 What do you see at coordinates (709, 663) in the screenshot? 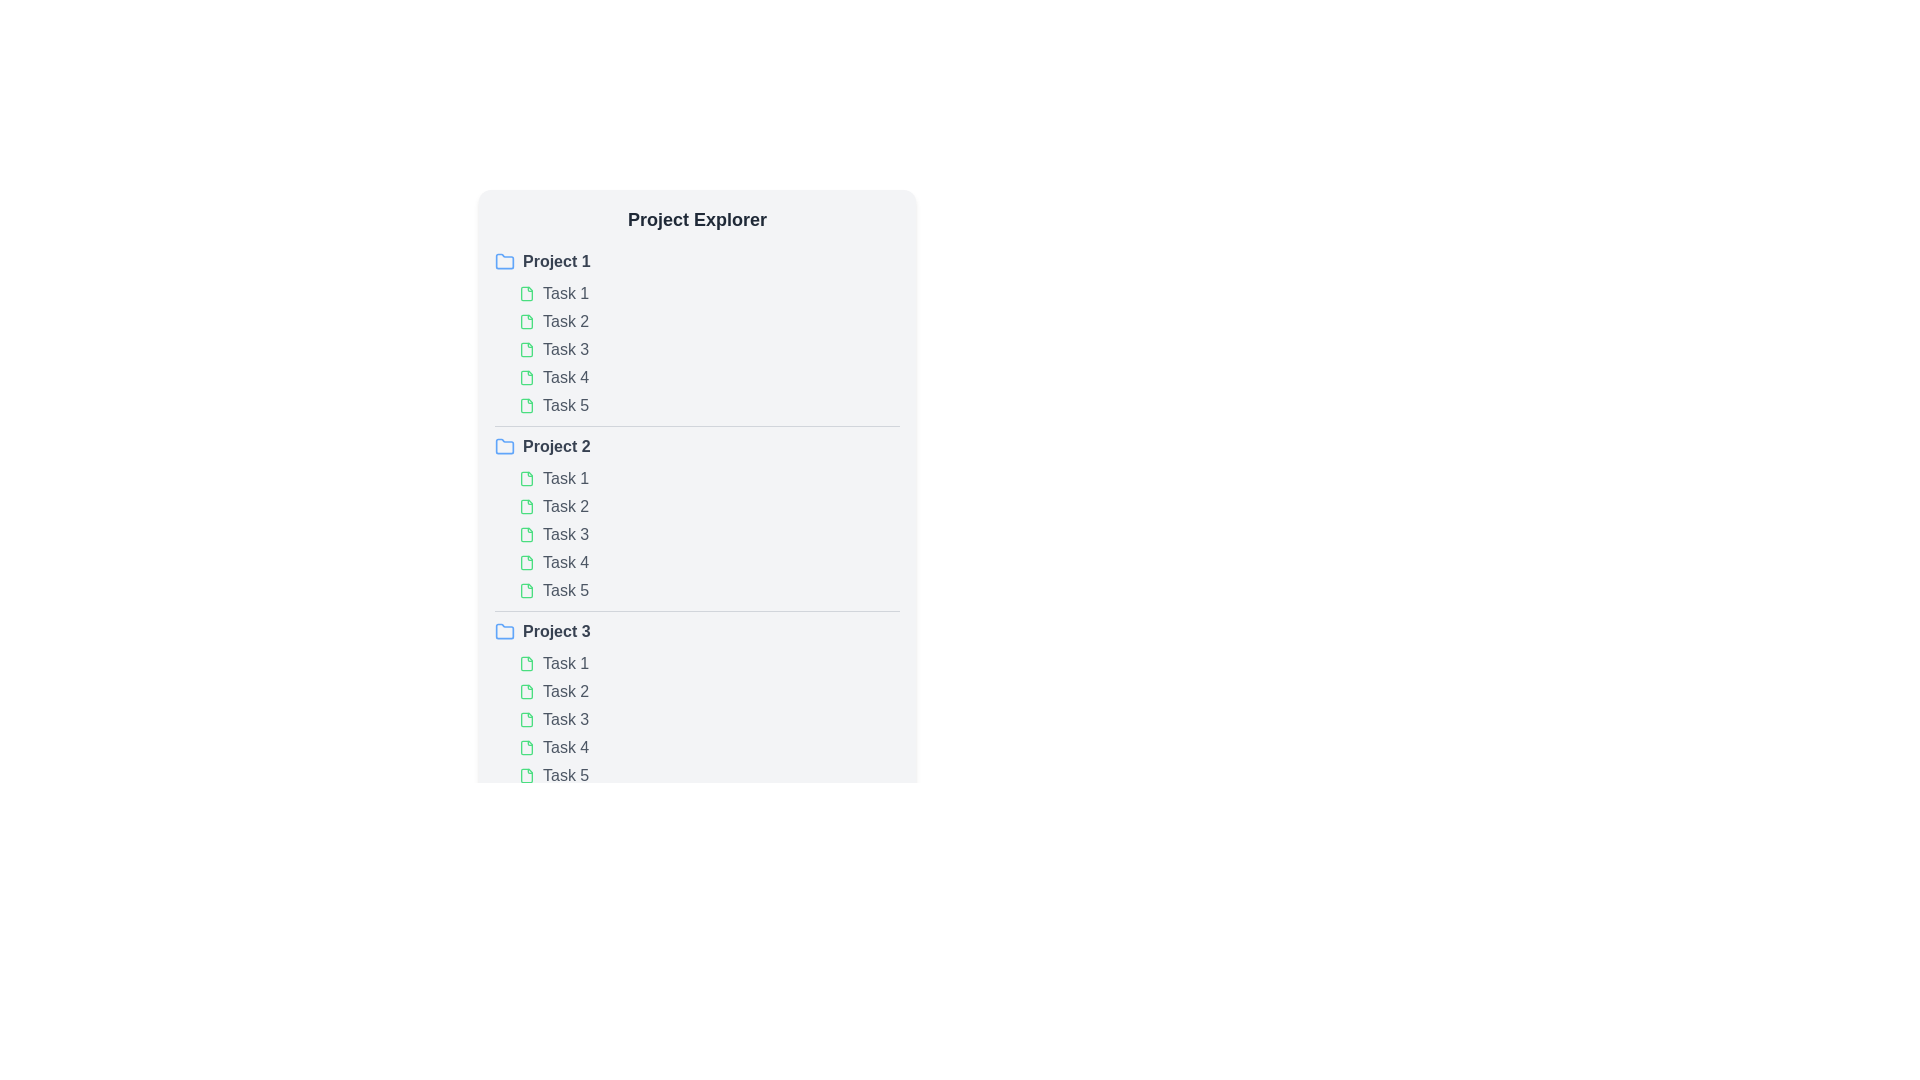
I see `the first task item under the 'Project 3' section in the project management interface` at bounding box center [709, 663].